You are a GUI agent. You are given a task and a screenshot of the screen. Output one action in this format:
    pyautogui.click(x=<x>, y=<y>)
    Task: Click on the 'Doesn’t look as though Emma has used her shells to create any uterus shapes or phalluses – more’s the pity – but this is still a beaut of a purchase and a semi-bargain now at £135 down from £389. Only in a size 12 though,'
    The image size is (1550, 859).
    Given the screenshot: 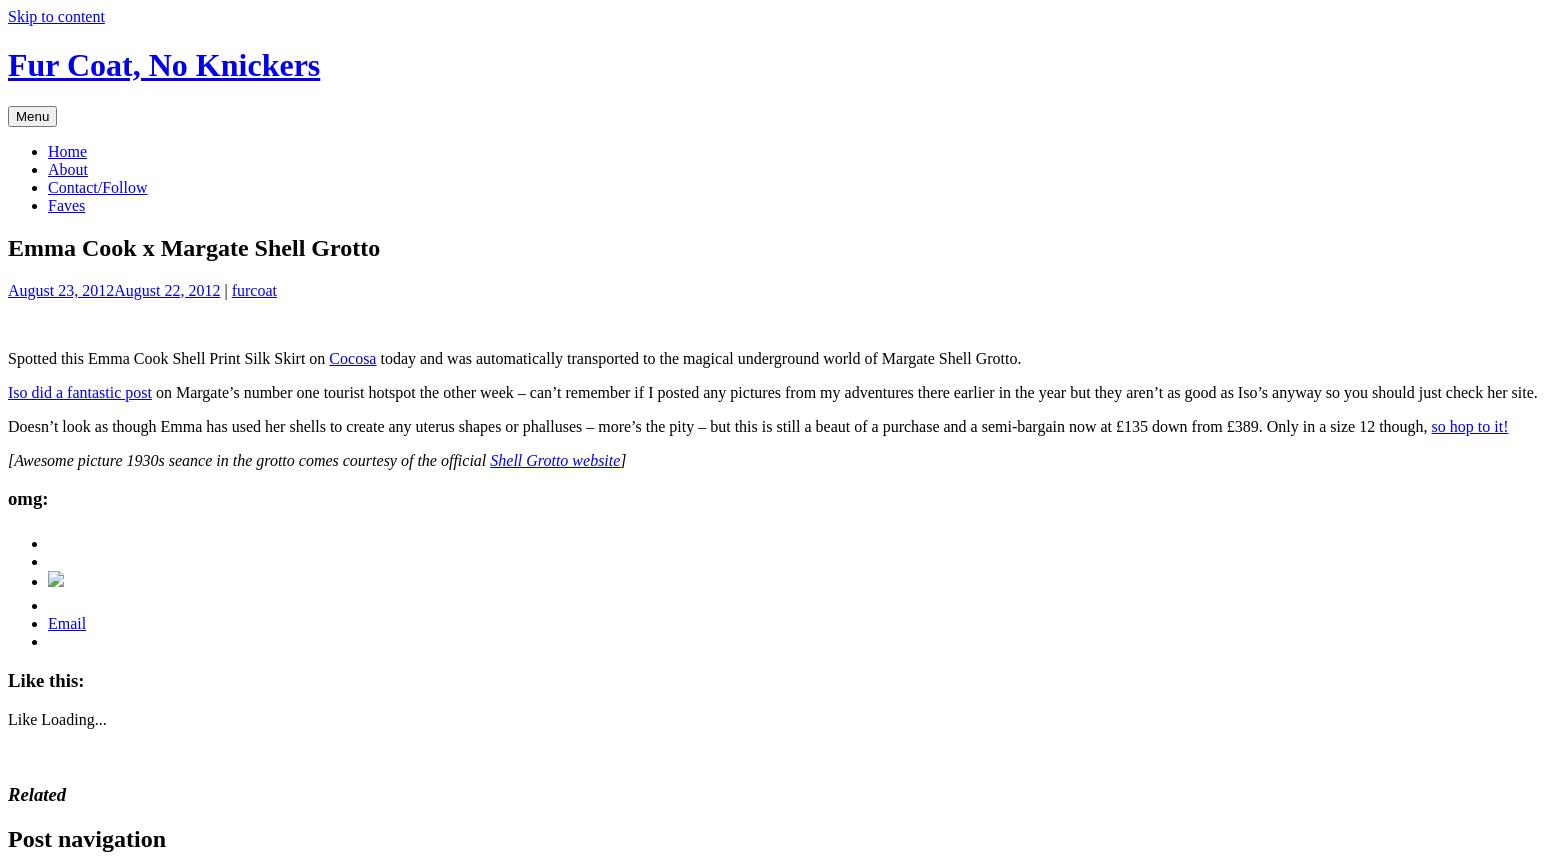 What is the action you would take?
    pyautogui.click(x=719, y=425)
    